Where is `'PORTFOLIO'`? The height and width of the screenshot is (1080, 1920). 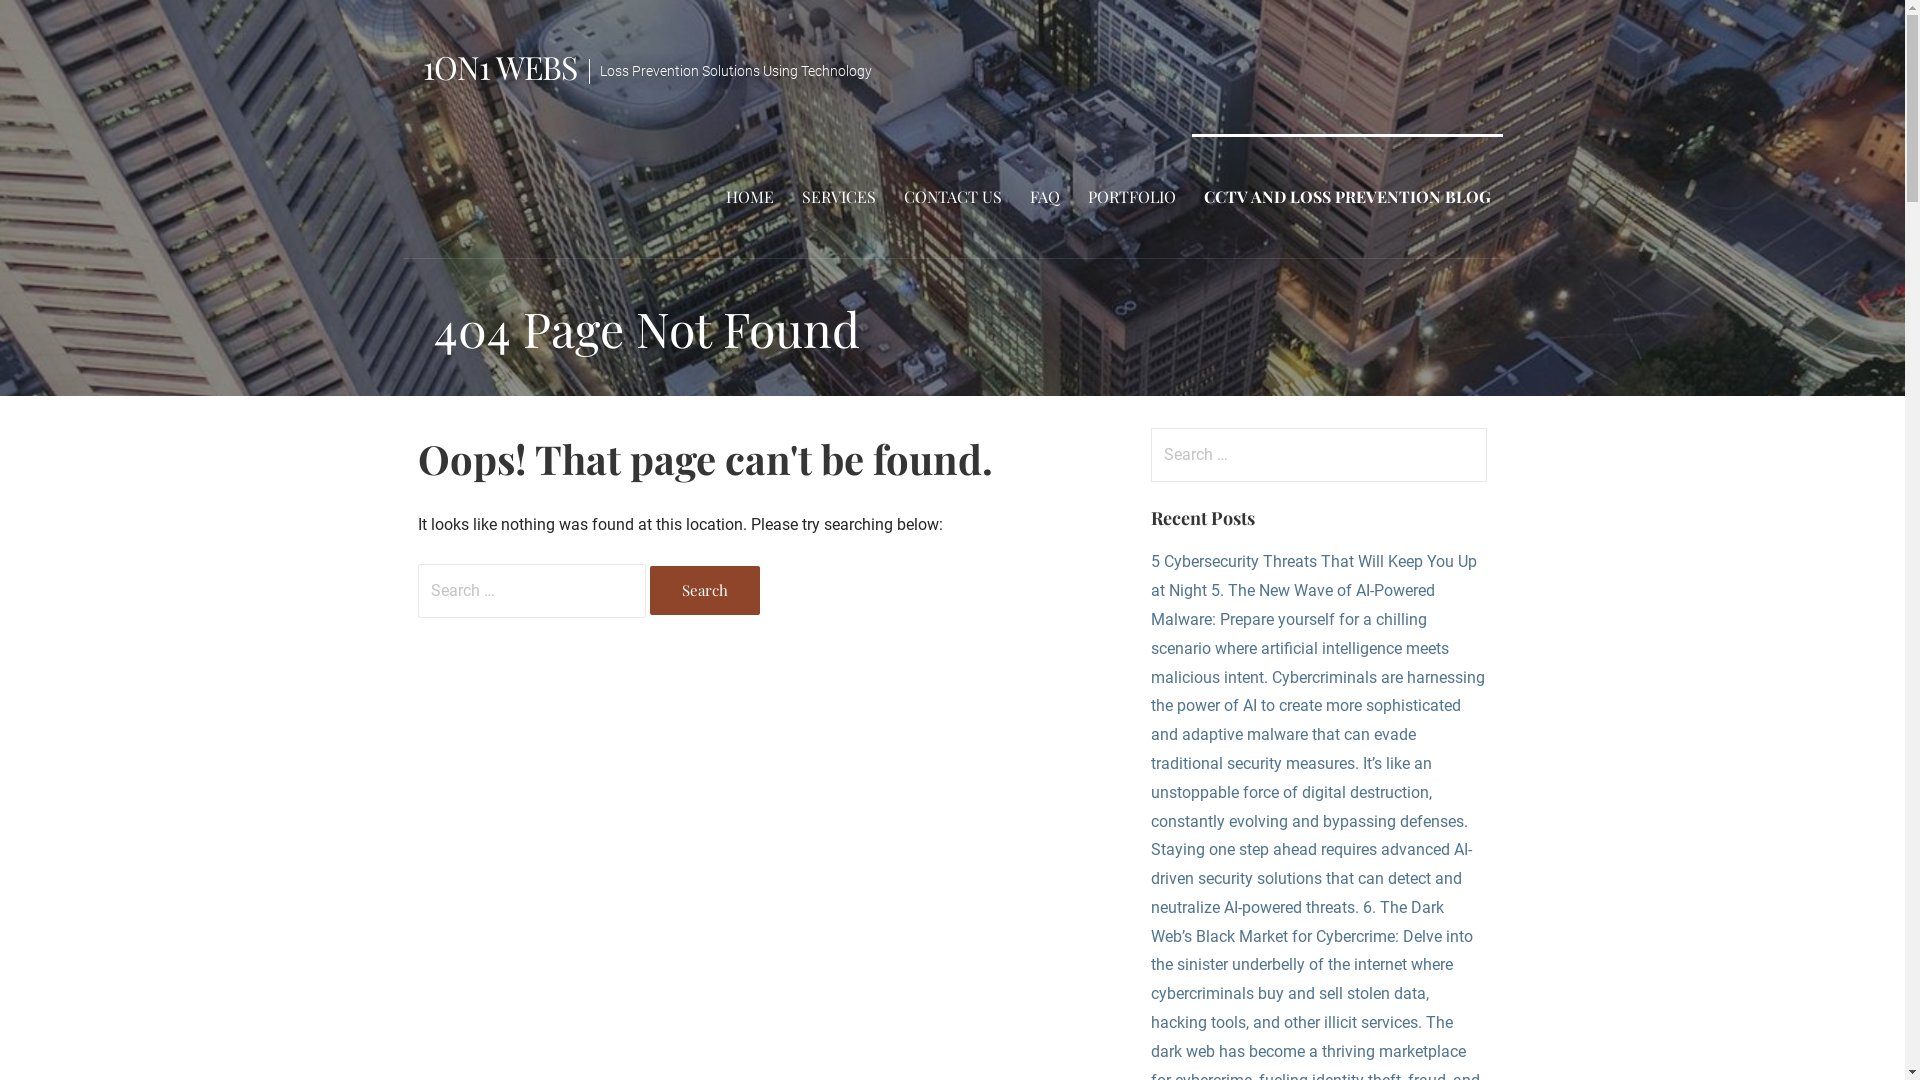 'PORTFOLIO' is located at coordinates (1132, 196).